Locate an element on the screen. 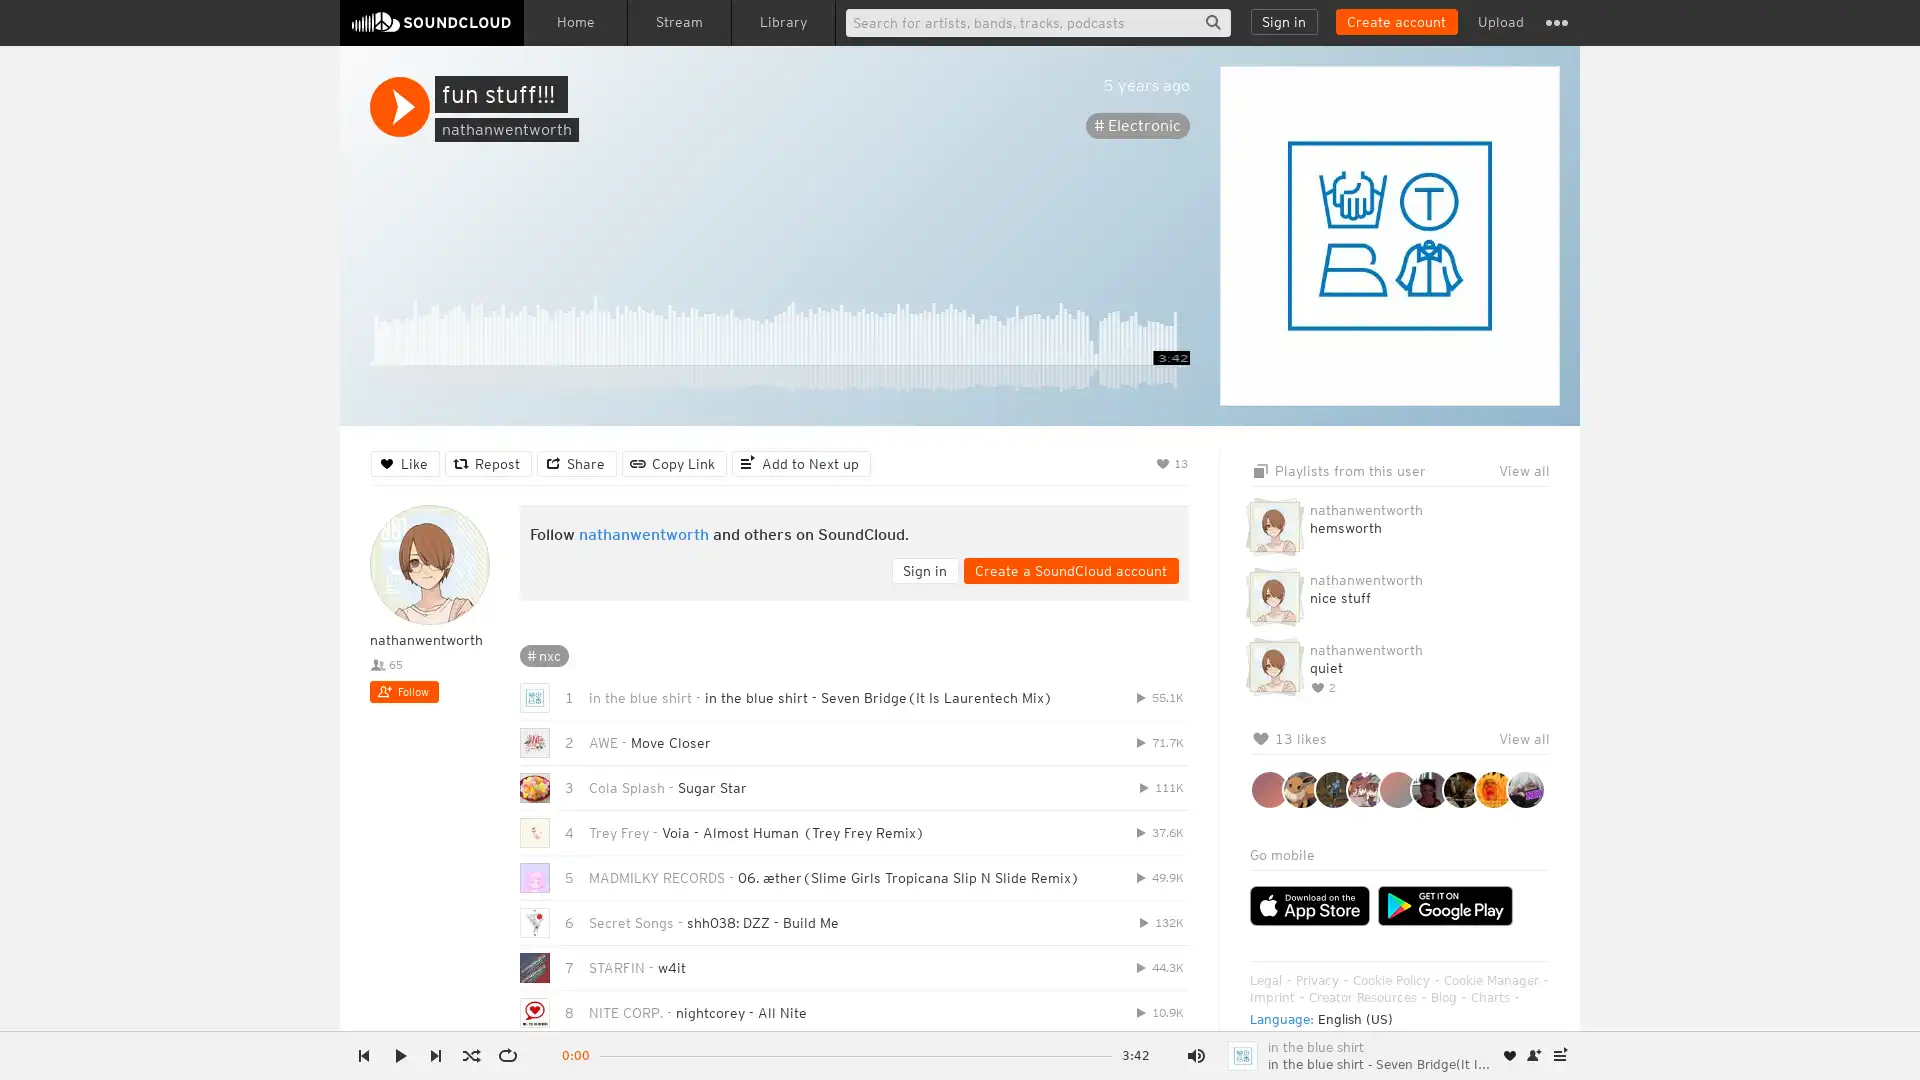 This screenshot has height=1080, width=1920. Hide queue is located at coordinates (1536, 496).